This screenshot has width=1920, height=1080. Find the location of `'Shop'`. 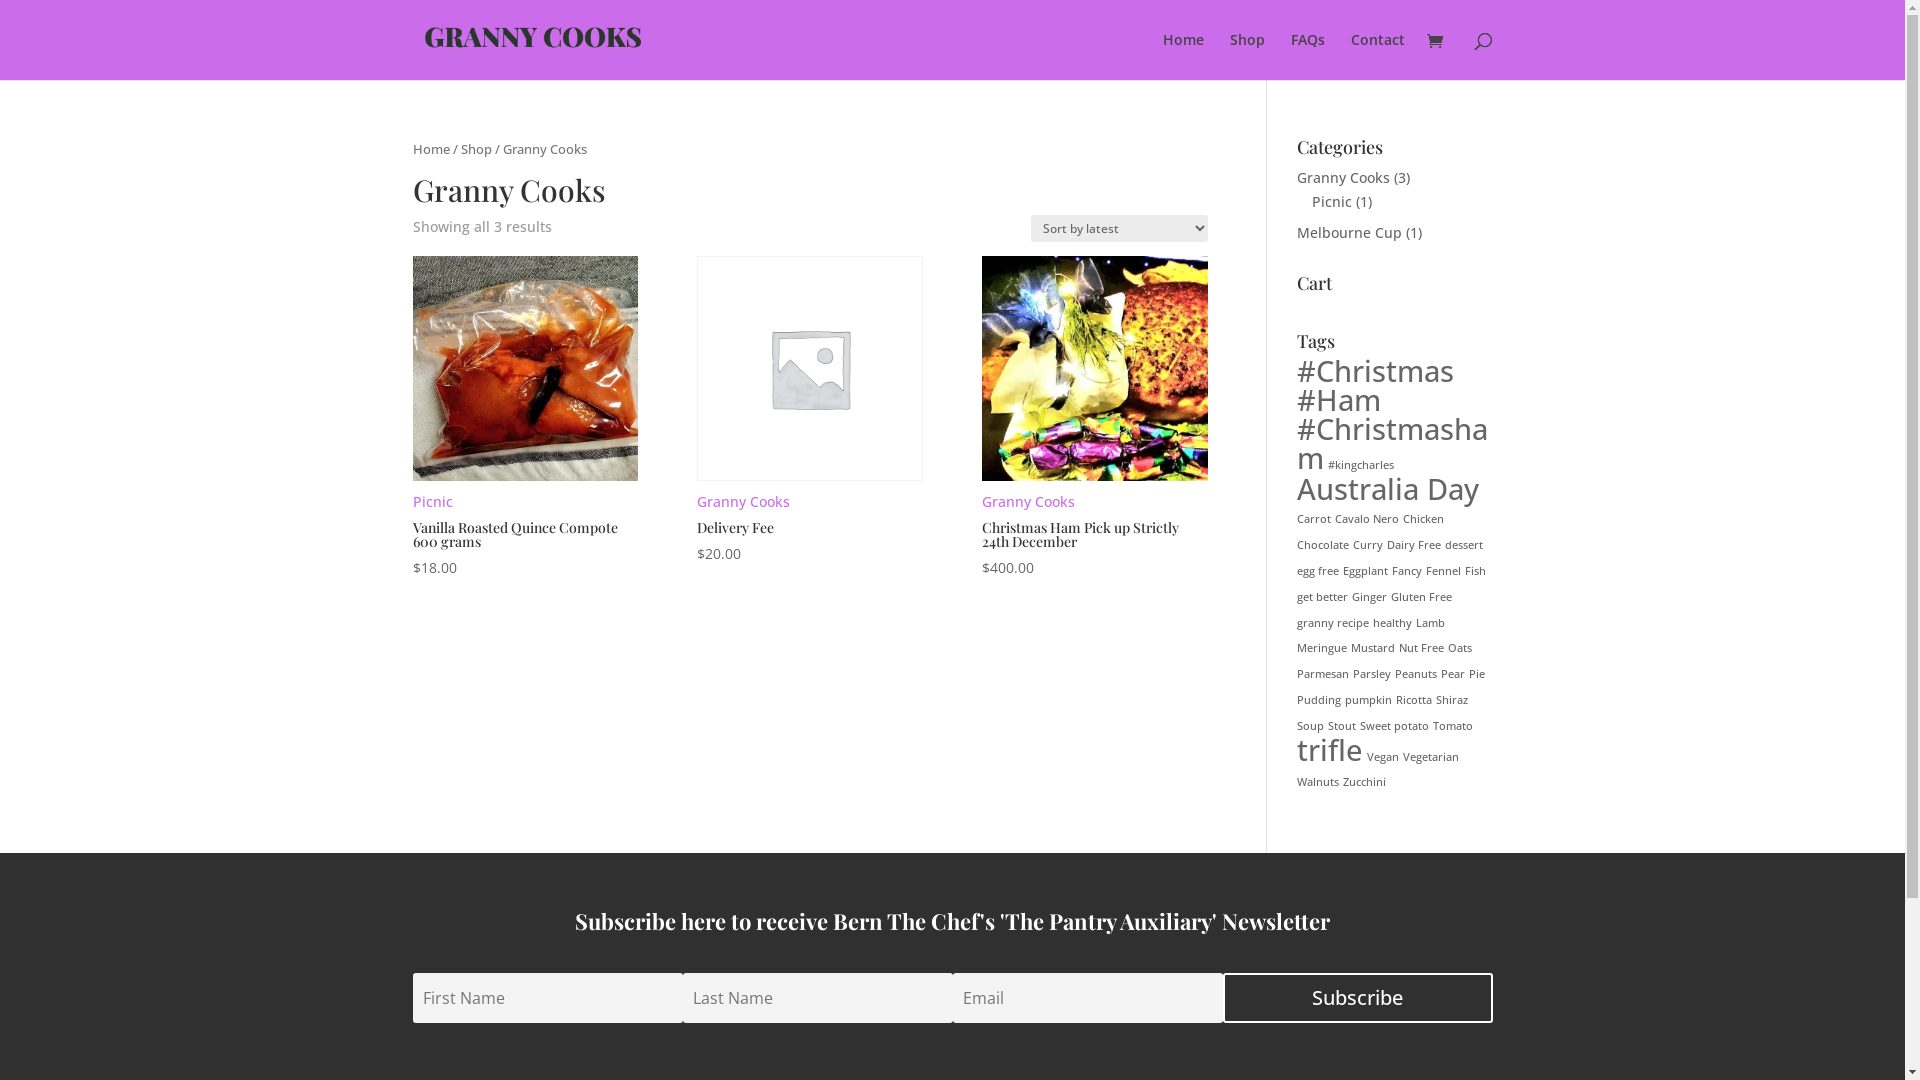

'Shop' is located at coordinates (1246, 55).